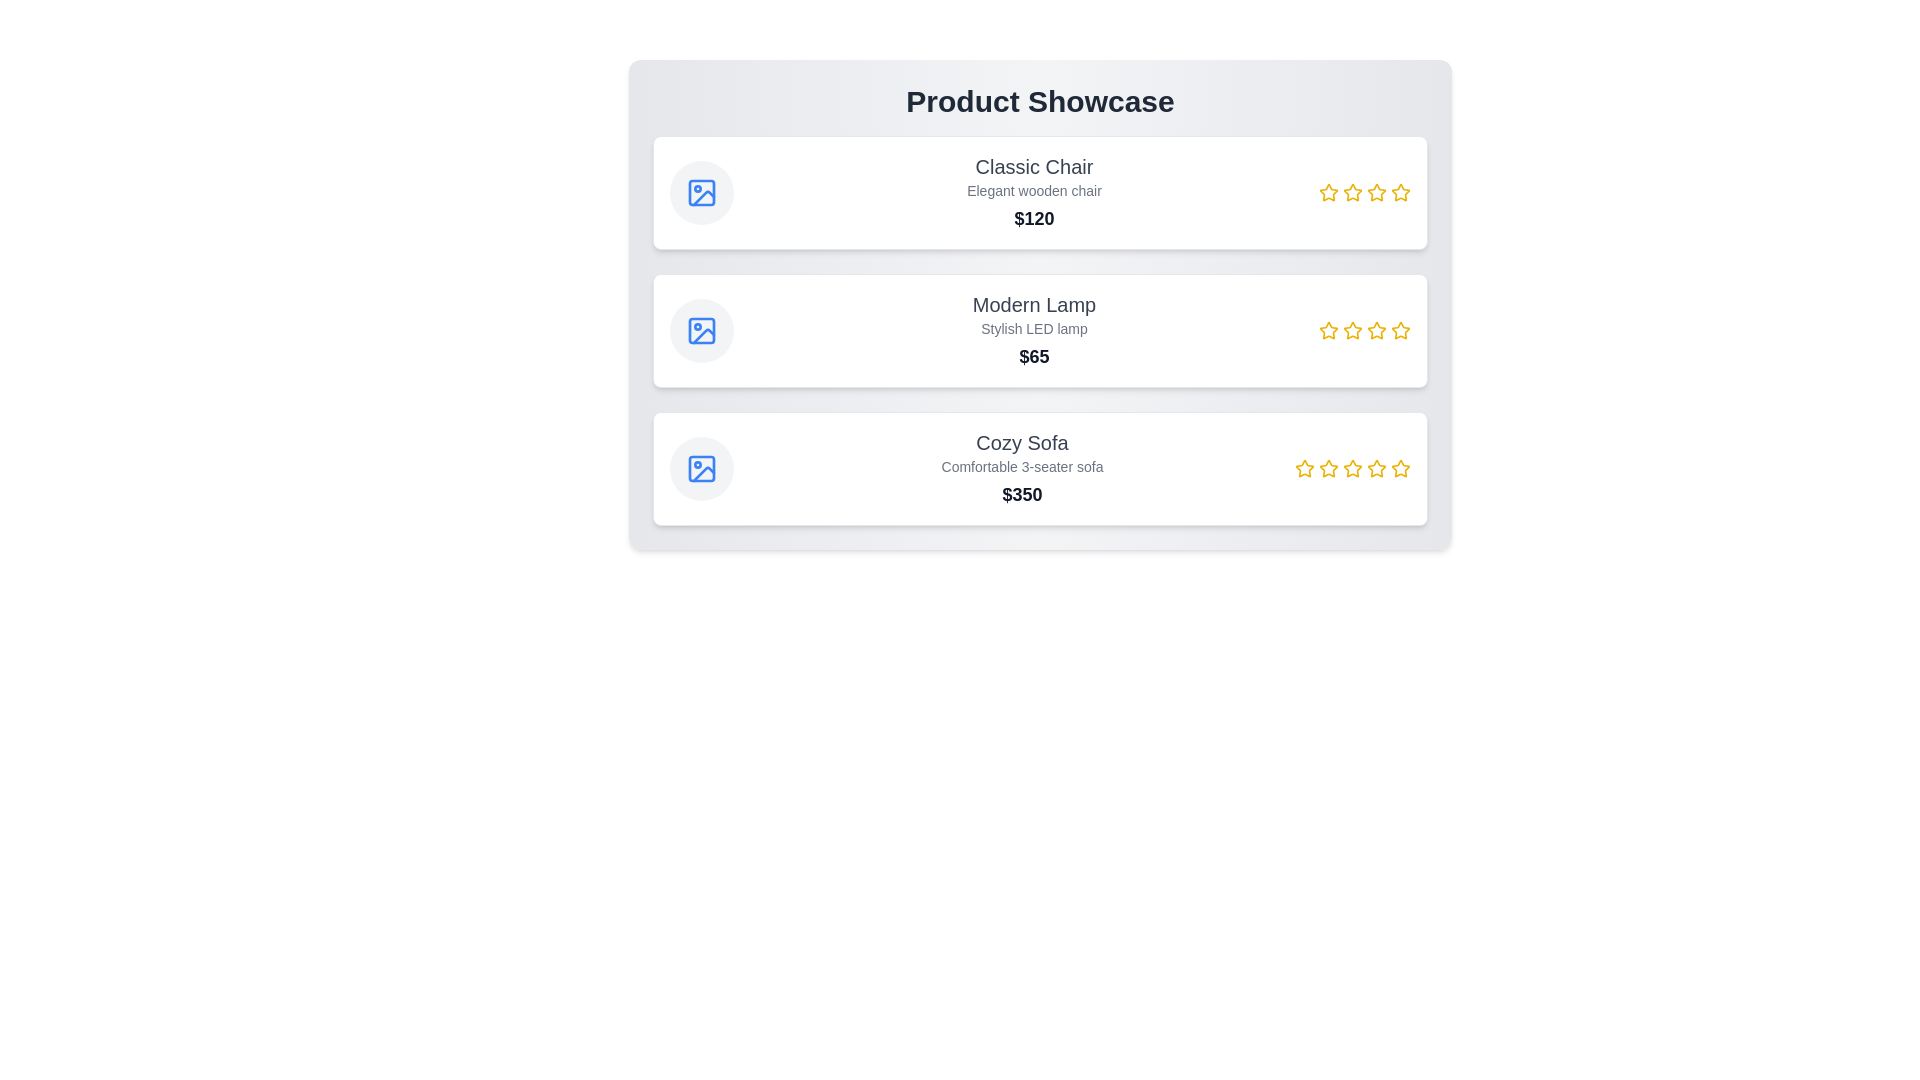  Describe the element at coordinates (701, 330) in the screenshot. I see `the image icon of the product 'Modern Lamp' to examine its image` at that location.